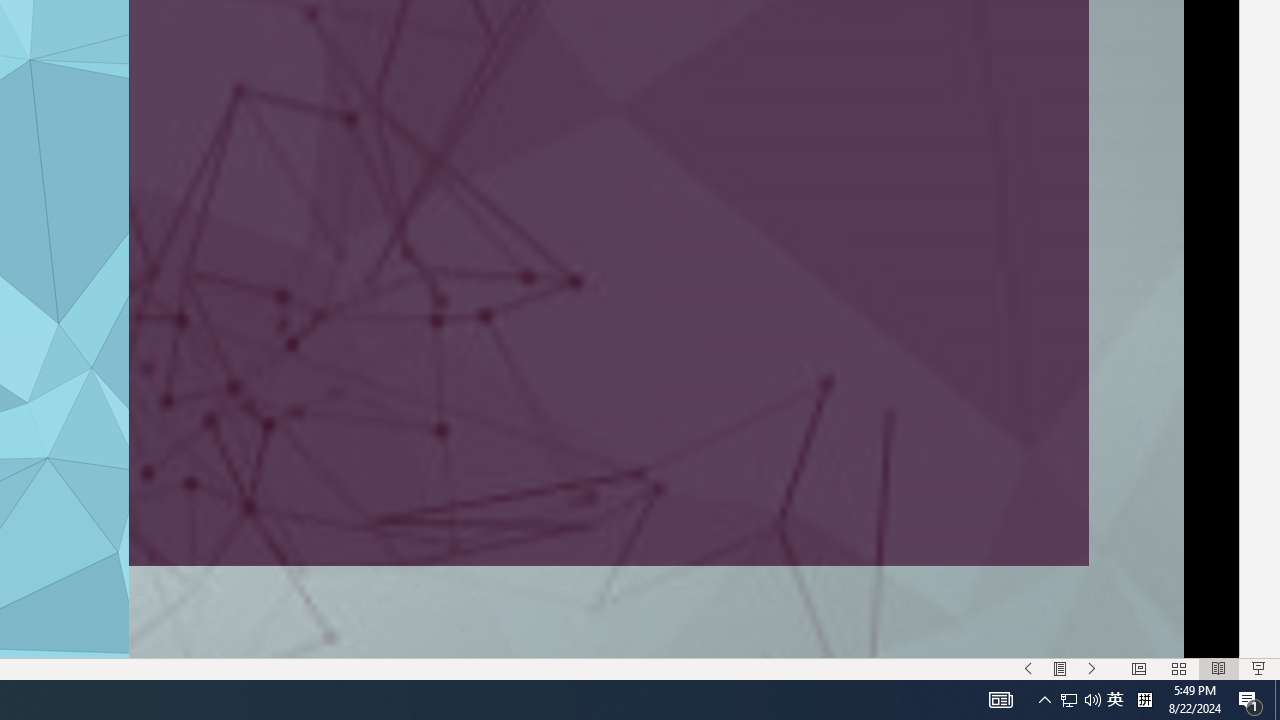 This screenshot has width=1280, height=720. Describe the element at coordinates (1257, 669) in the screenshot. I see `'Slide Show'` at that location.